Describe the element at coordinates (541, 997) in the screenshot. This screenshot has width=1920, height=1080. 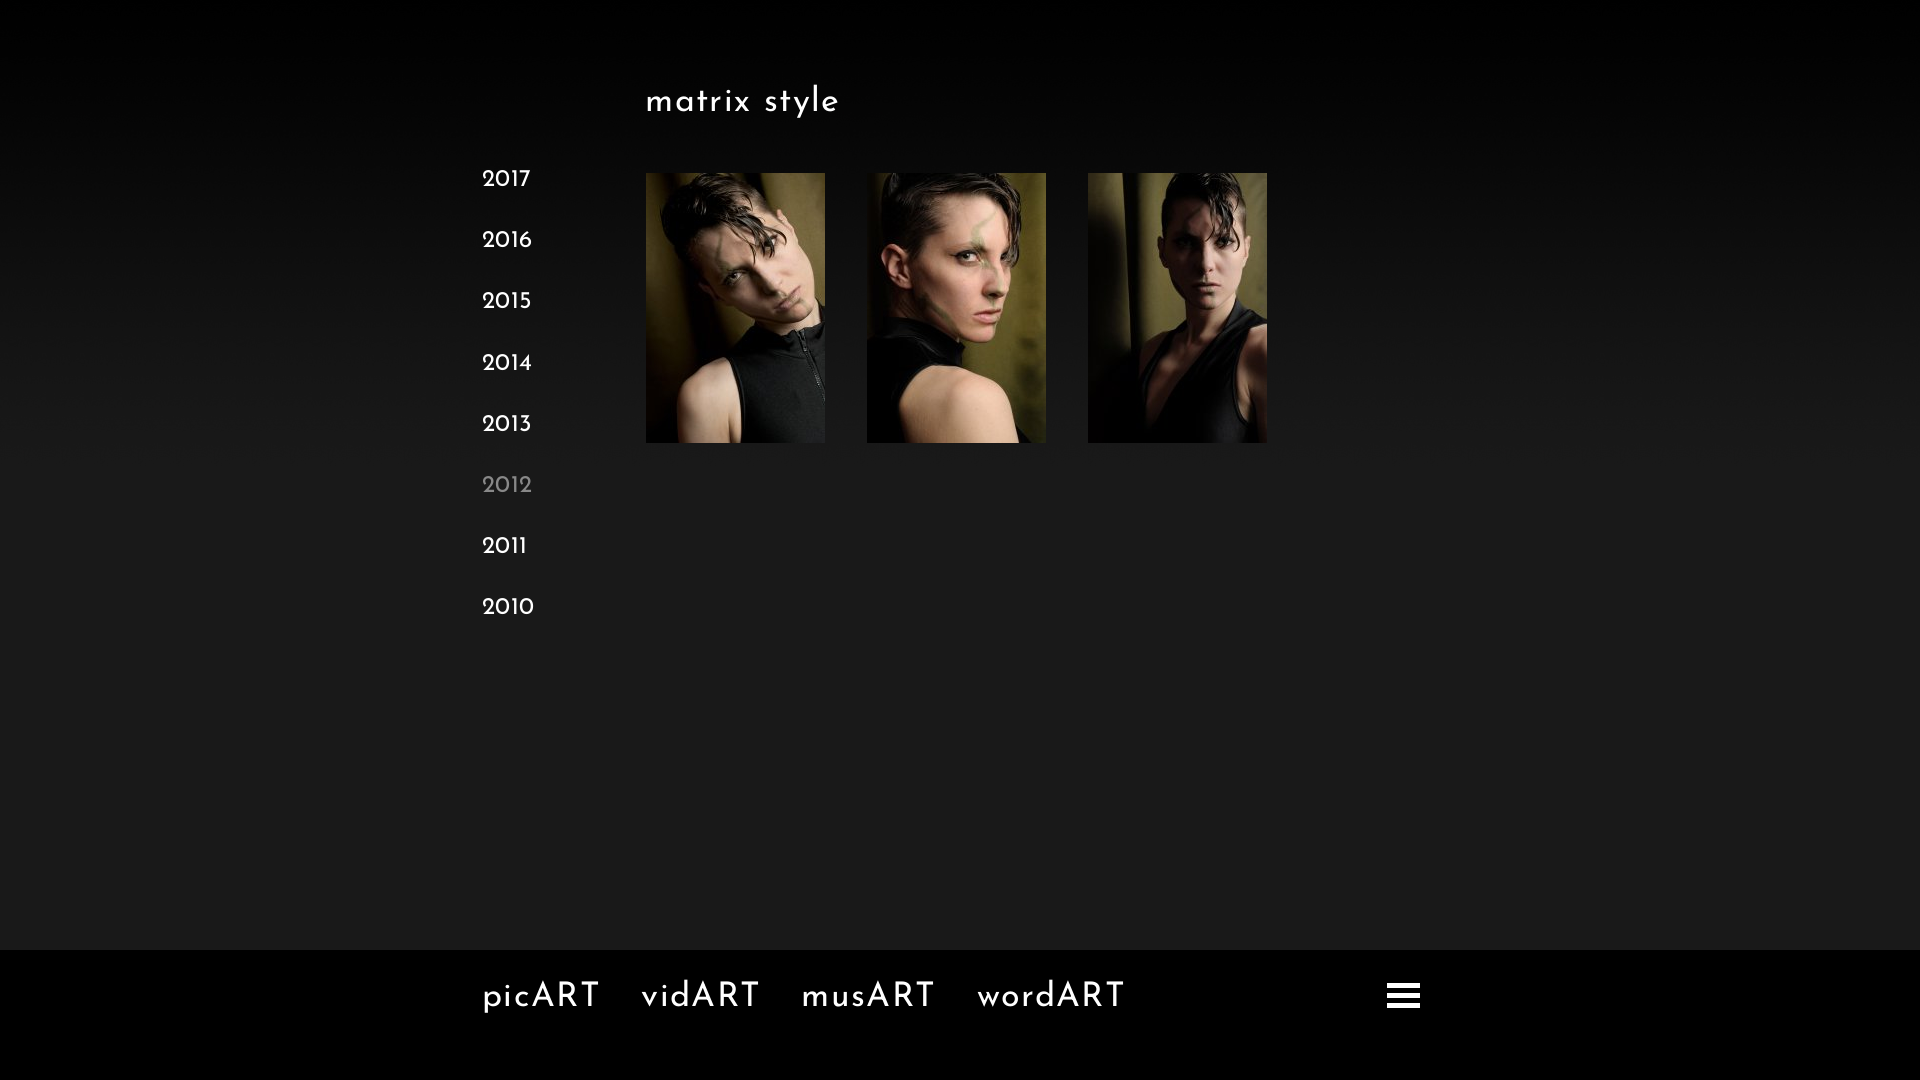
I see `'picART'` at that location.